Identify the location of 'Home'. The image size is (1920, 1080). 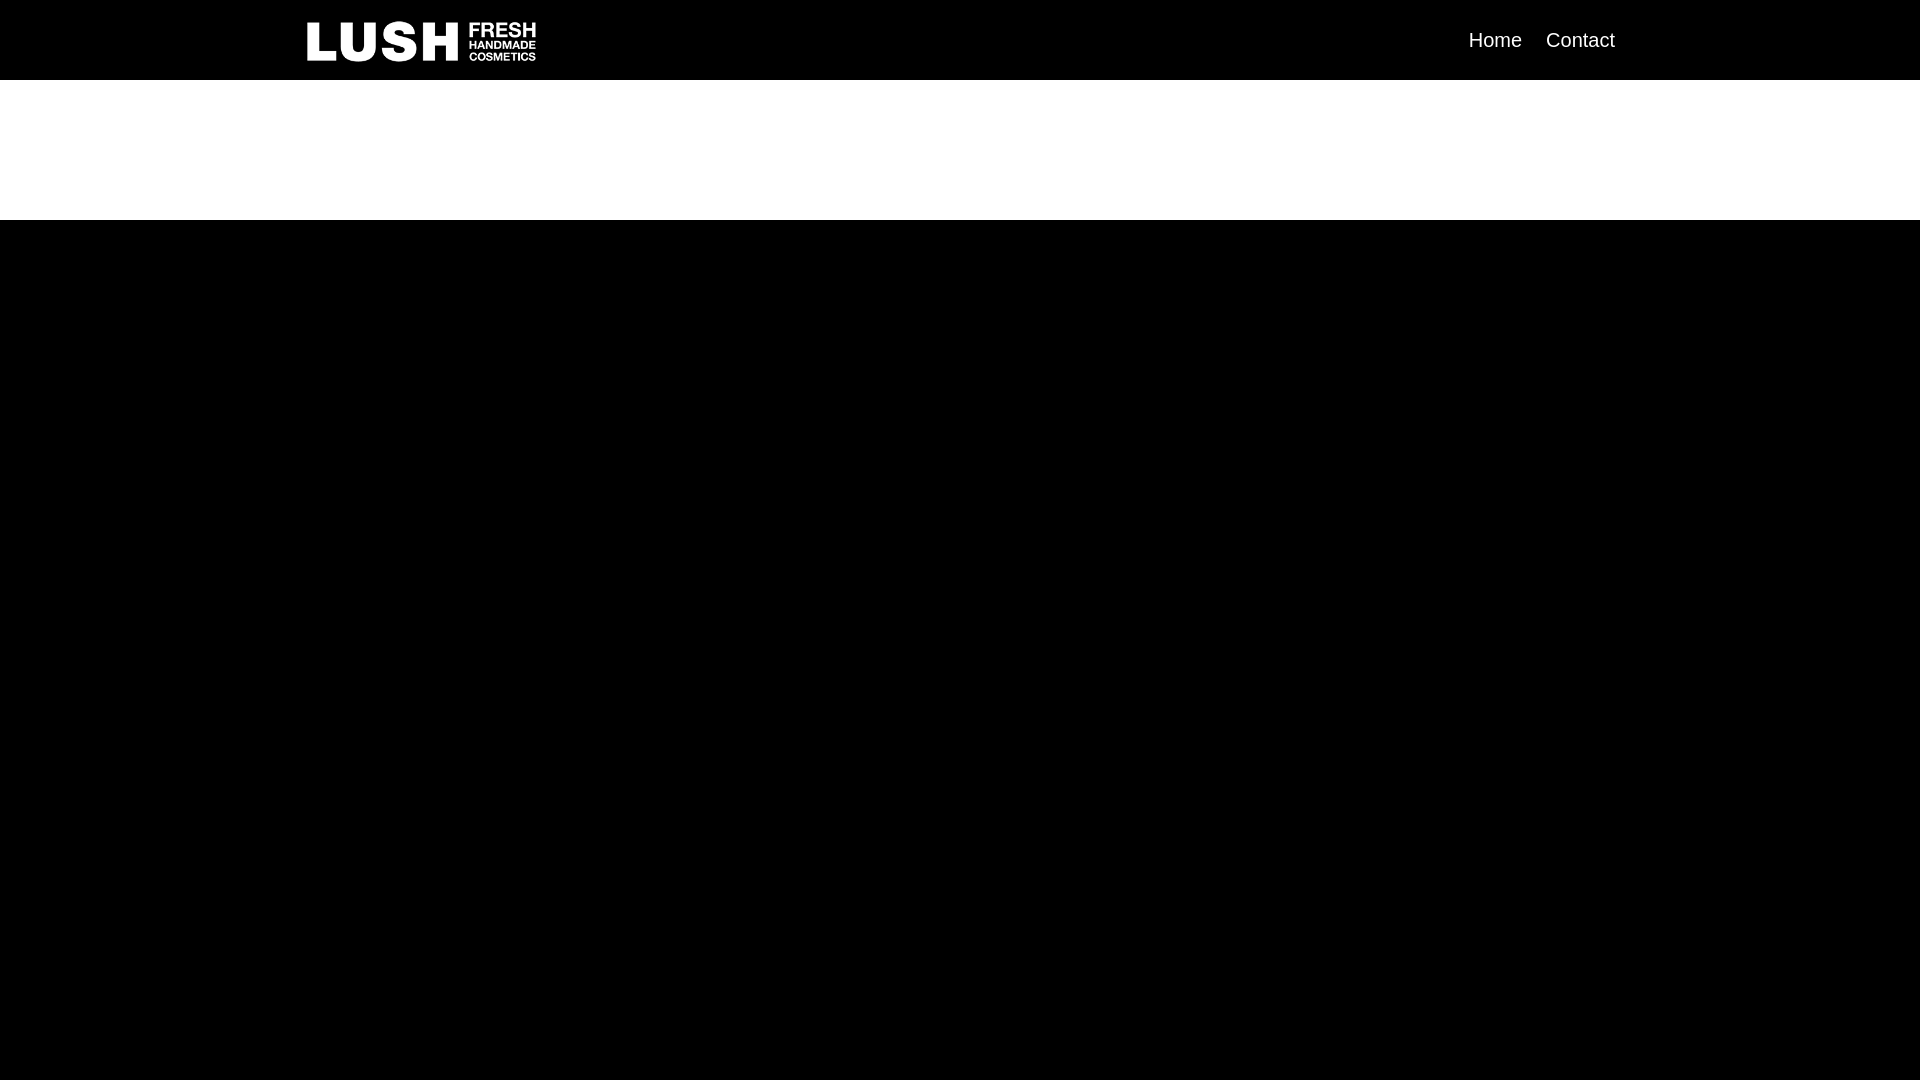
(1495, 39).